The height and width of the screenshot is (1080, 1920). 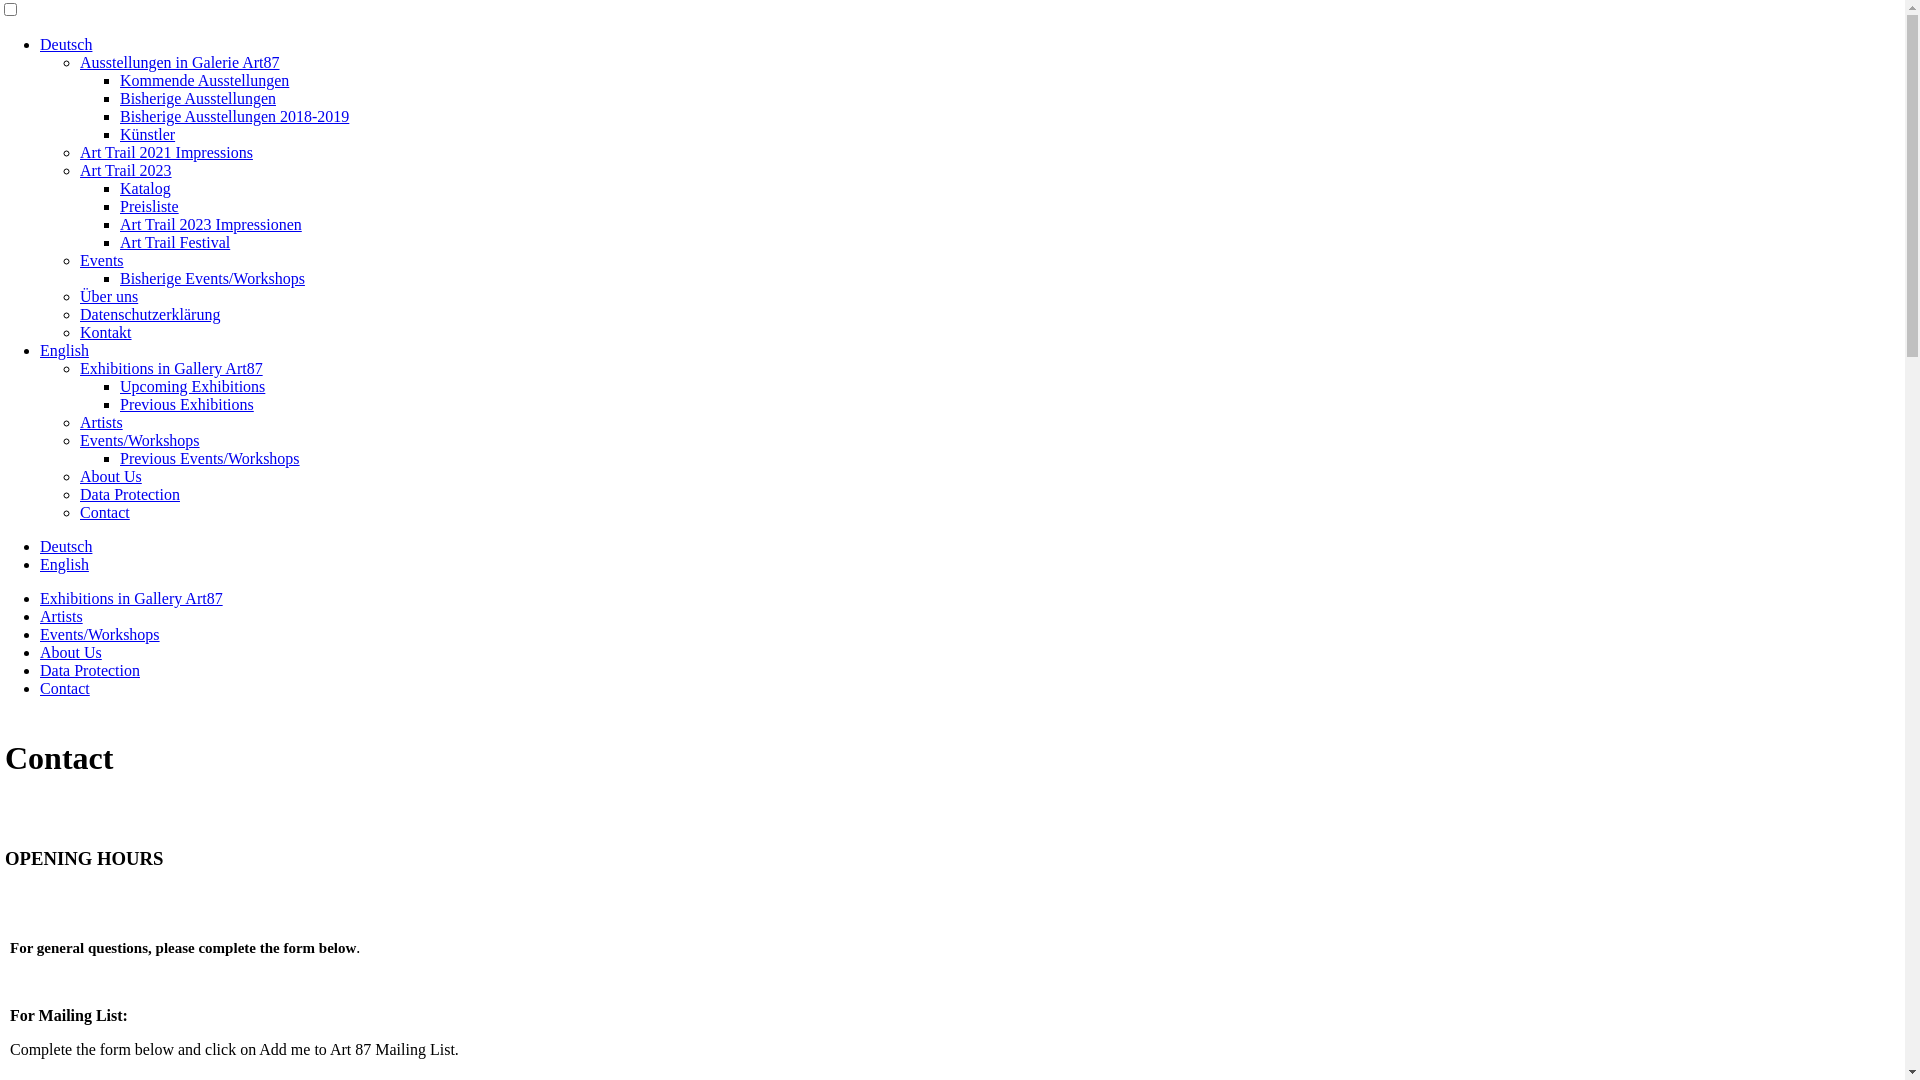 I want to click on 'Contact', so click(x=39, y=687).